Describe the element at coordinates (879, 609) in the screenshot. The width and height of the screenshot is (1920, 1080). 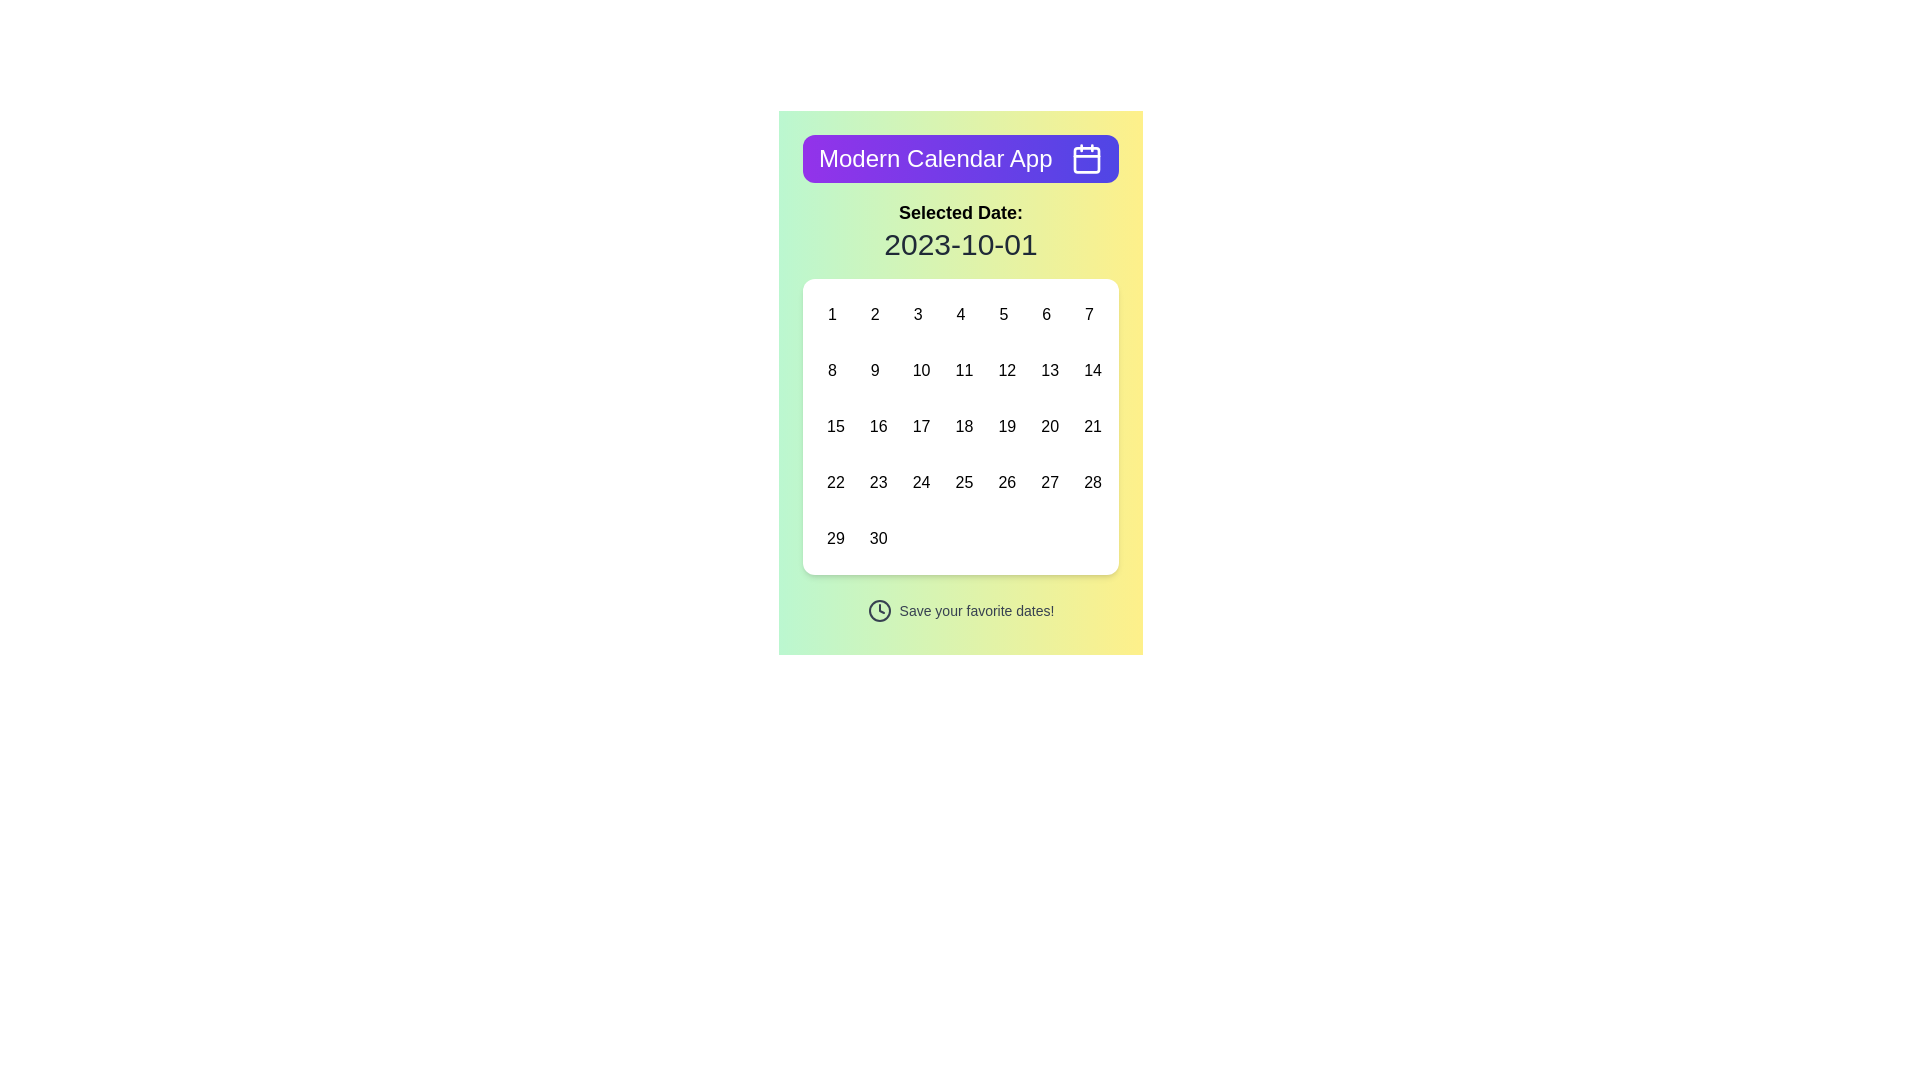
I see `the clock icon, which features a circular outline and clock hands, located to the left of the text 'Save your favorite dates!'` at that location.